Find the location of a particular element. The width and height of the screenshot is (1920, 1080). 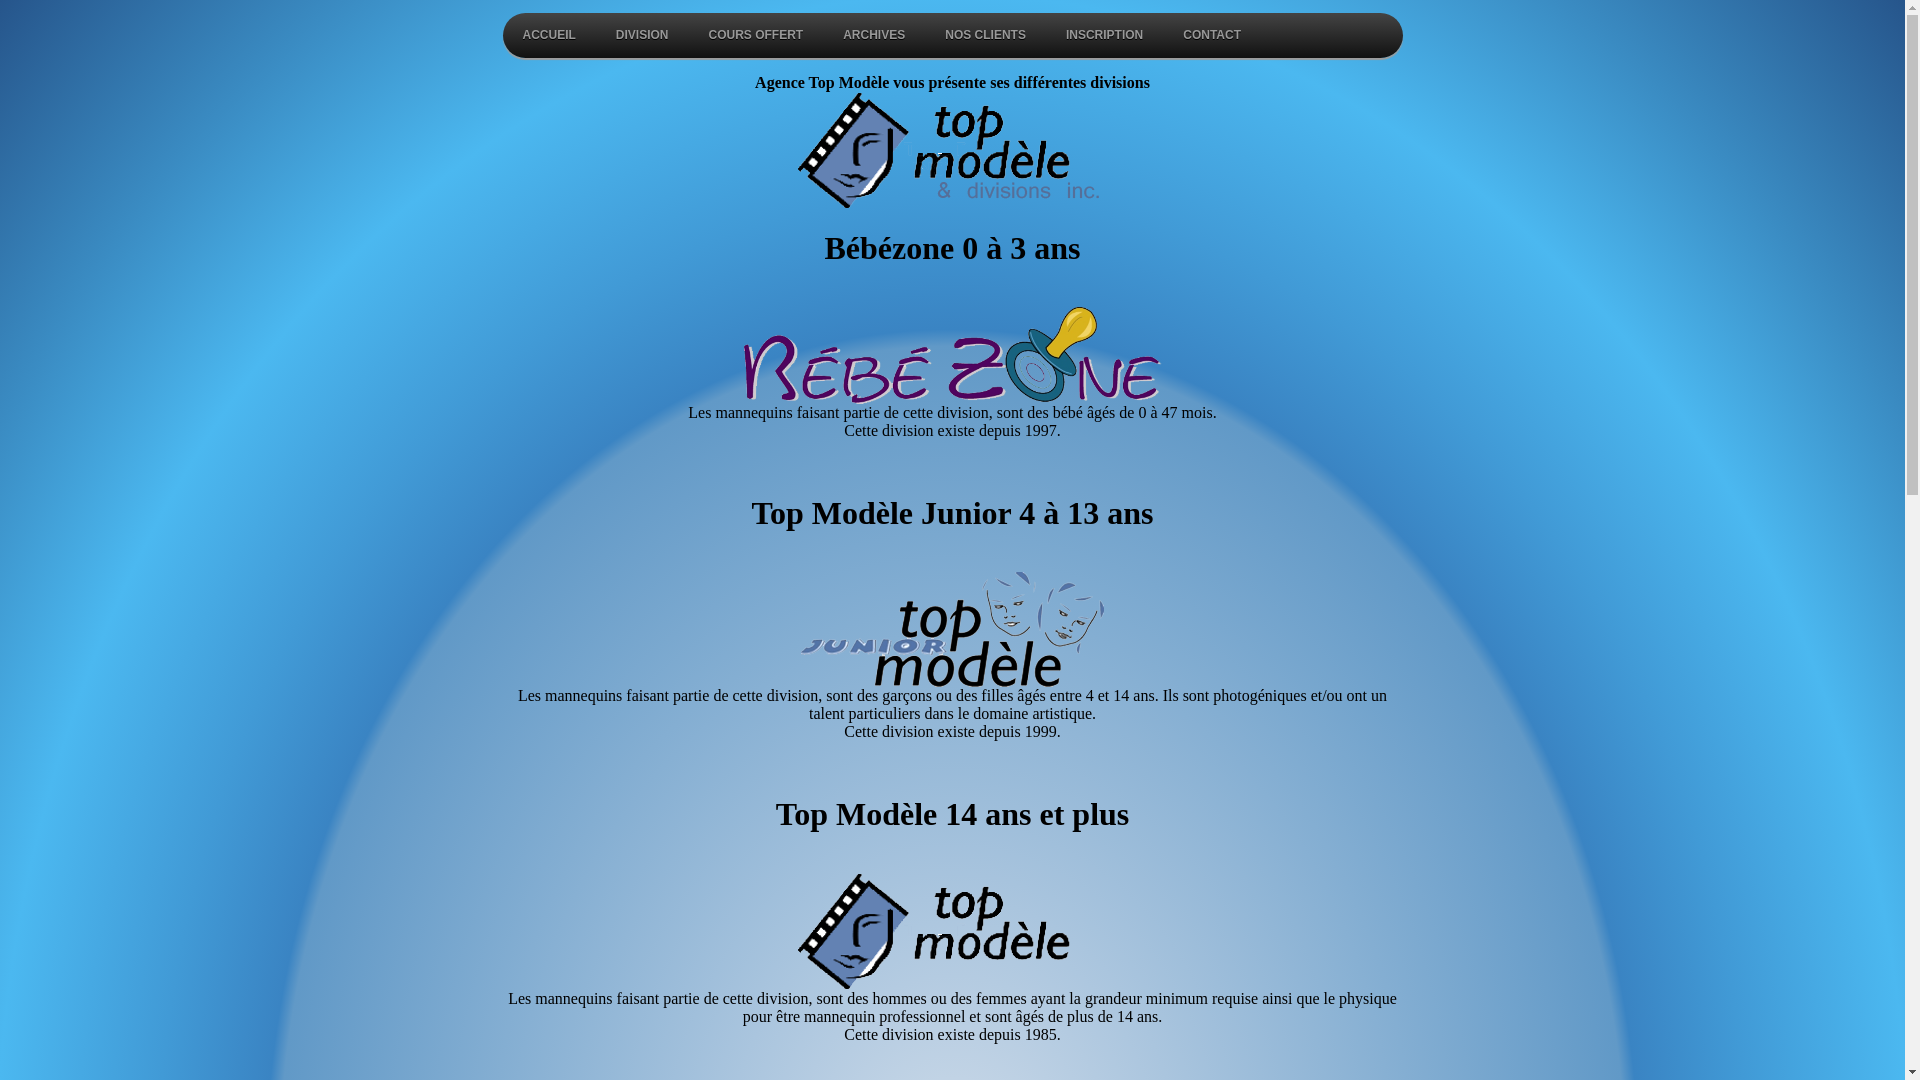

'ACCUEIL' is located at coordinates (502, 35).